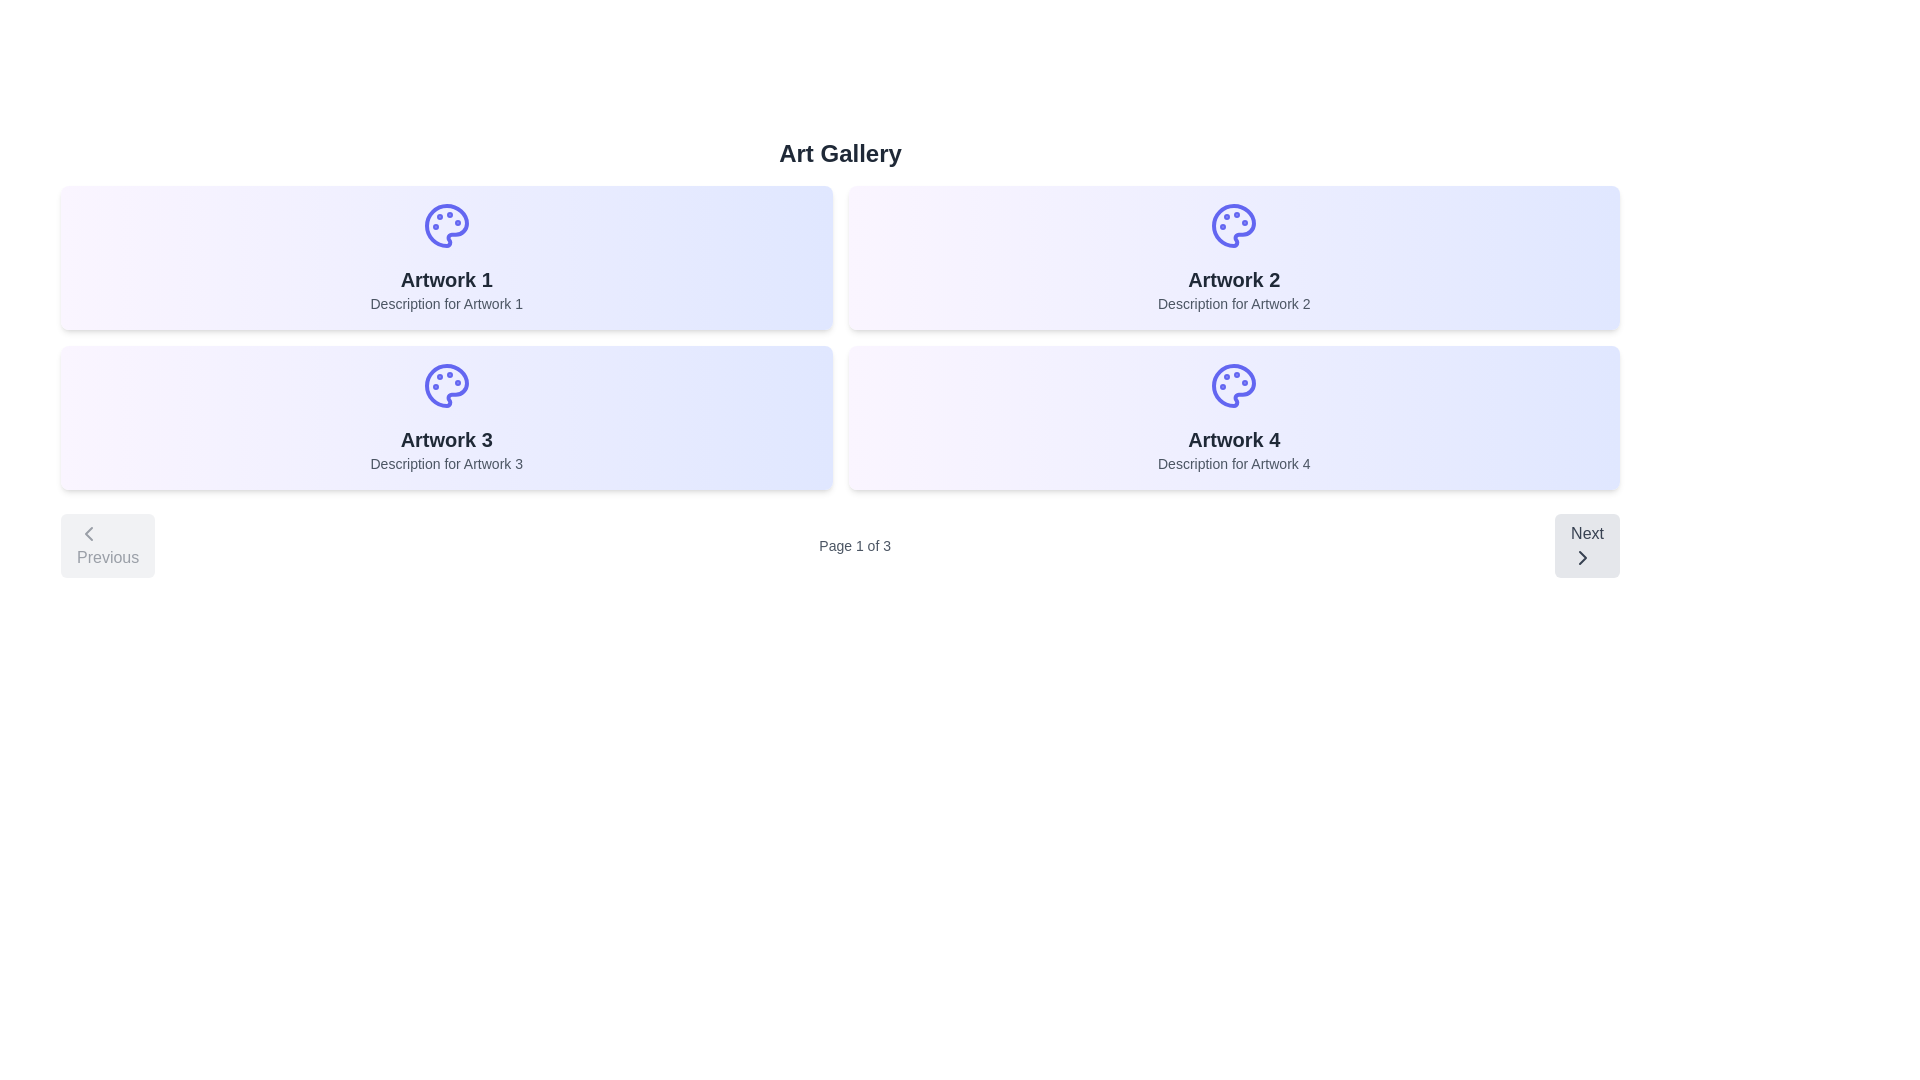 This screenshot has width=1920, height=1080. I want to click on descriptive text label located directly below 'Artwork 1' within the lower section of the card, so click(445, 304).